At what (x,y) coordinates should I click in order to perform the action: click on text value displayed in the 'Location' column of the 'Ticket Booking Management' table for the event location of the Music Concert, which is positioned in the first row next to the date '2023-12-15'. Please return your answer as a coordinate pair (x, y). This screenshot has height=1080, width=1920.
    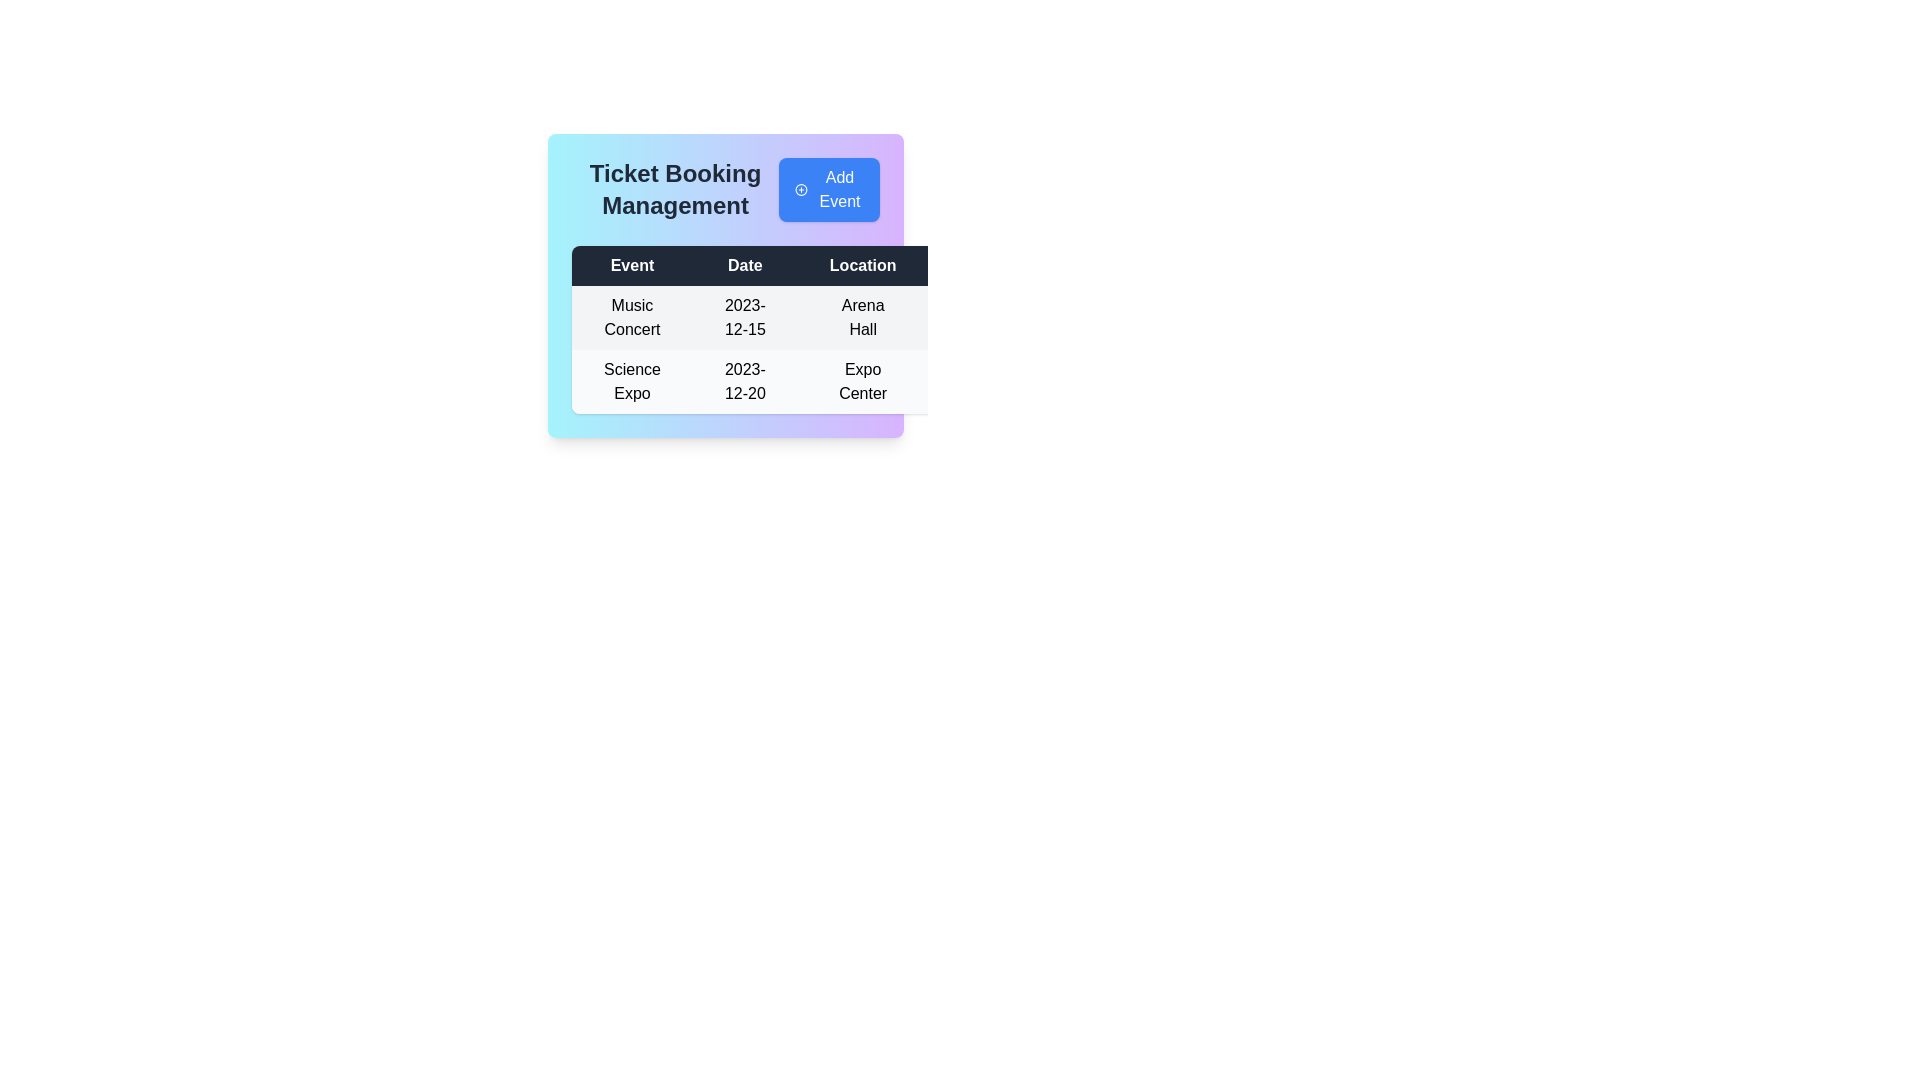
    Looking at the image, I should click on (863, 316).